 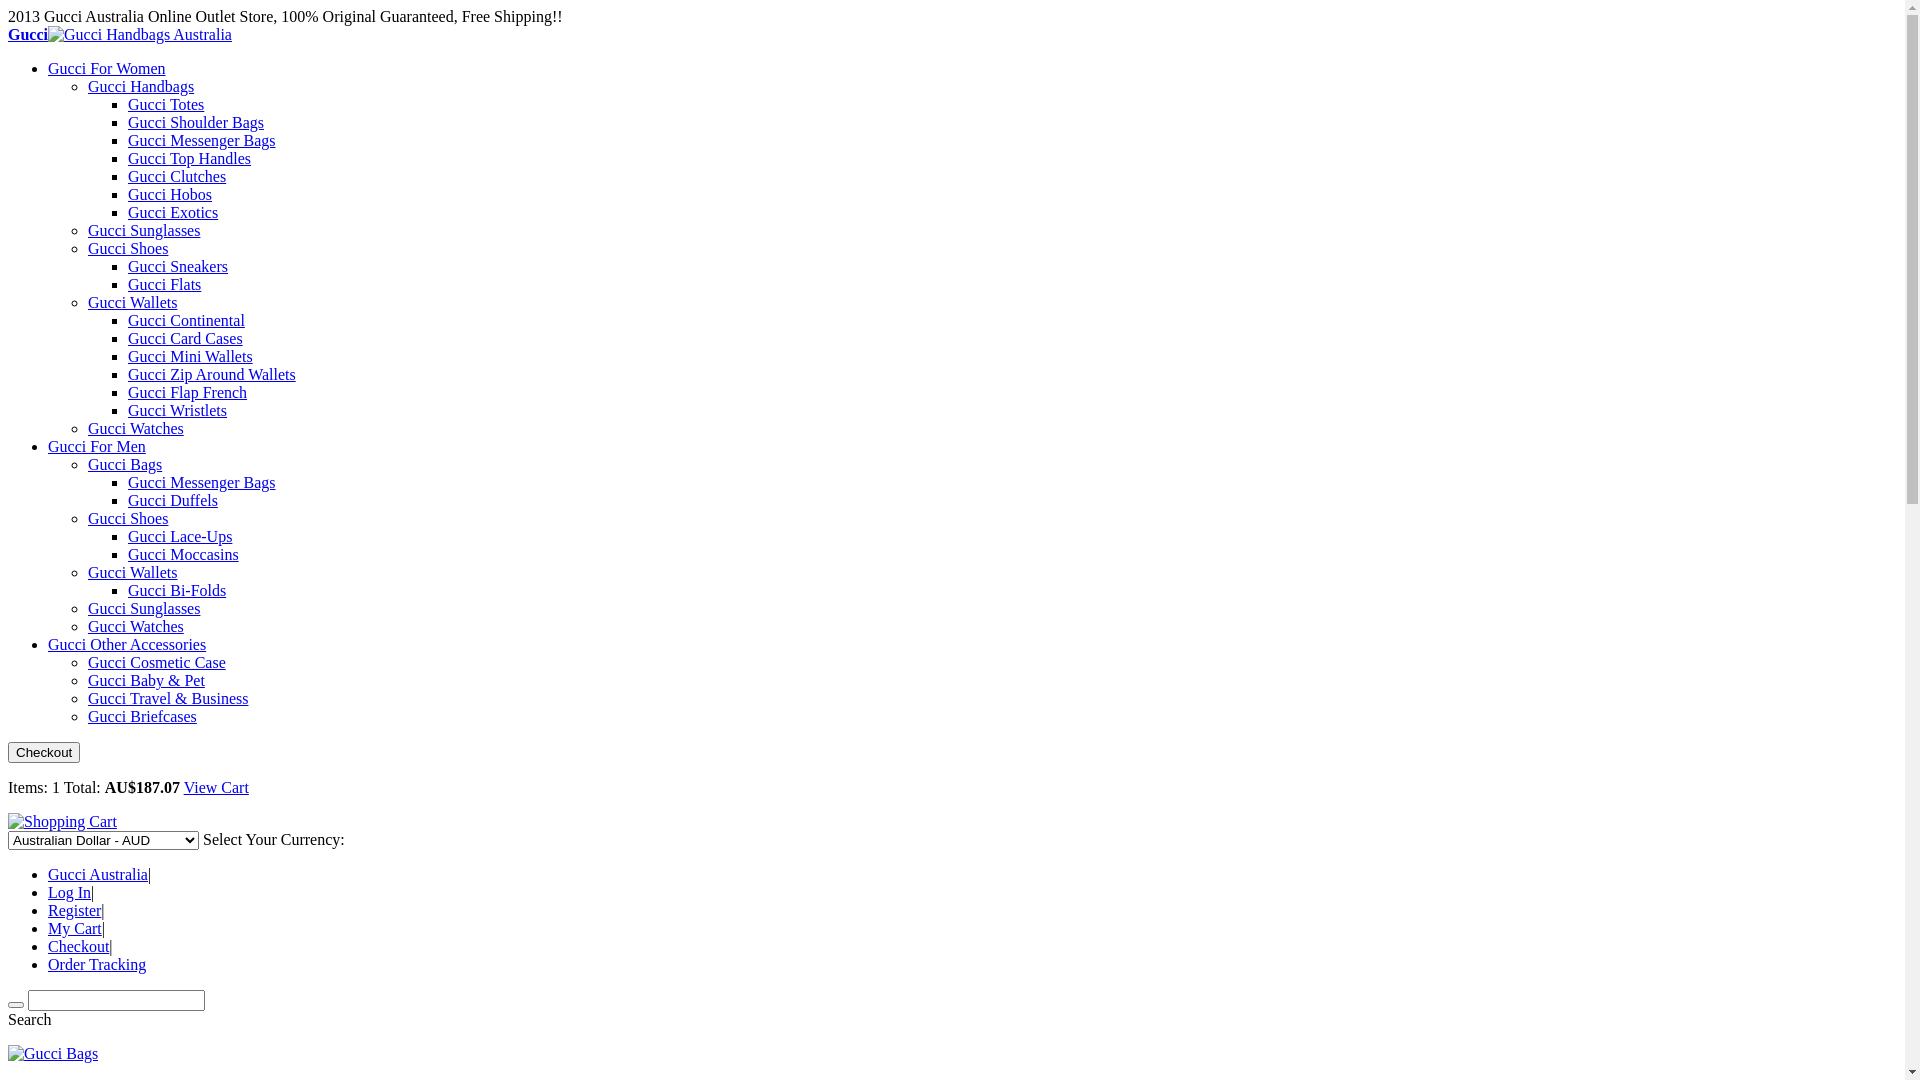 What do you see at coordinates (177, 589) in the screenshot?
I see `'Gucci Bi-Folds'` at bounding box center [177, 589].